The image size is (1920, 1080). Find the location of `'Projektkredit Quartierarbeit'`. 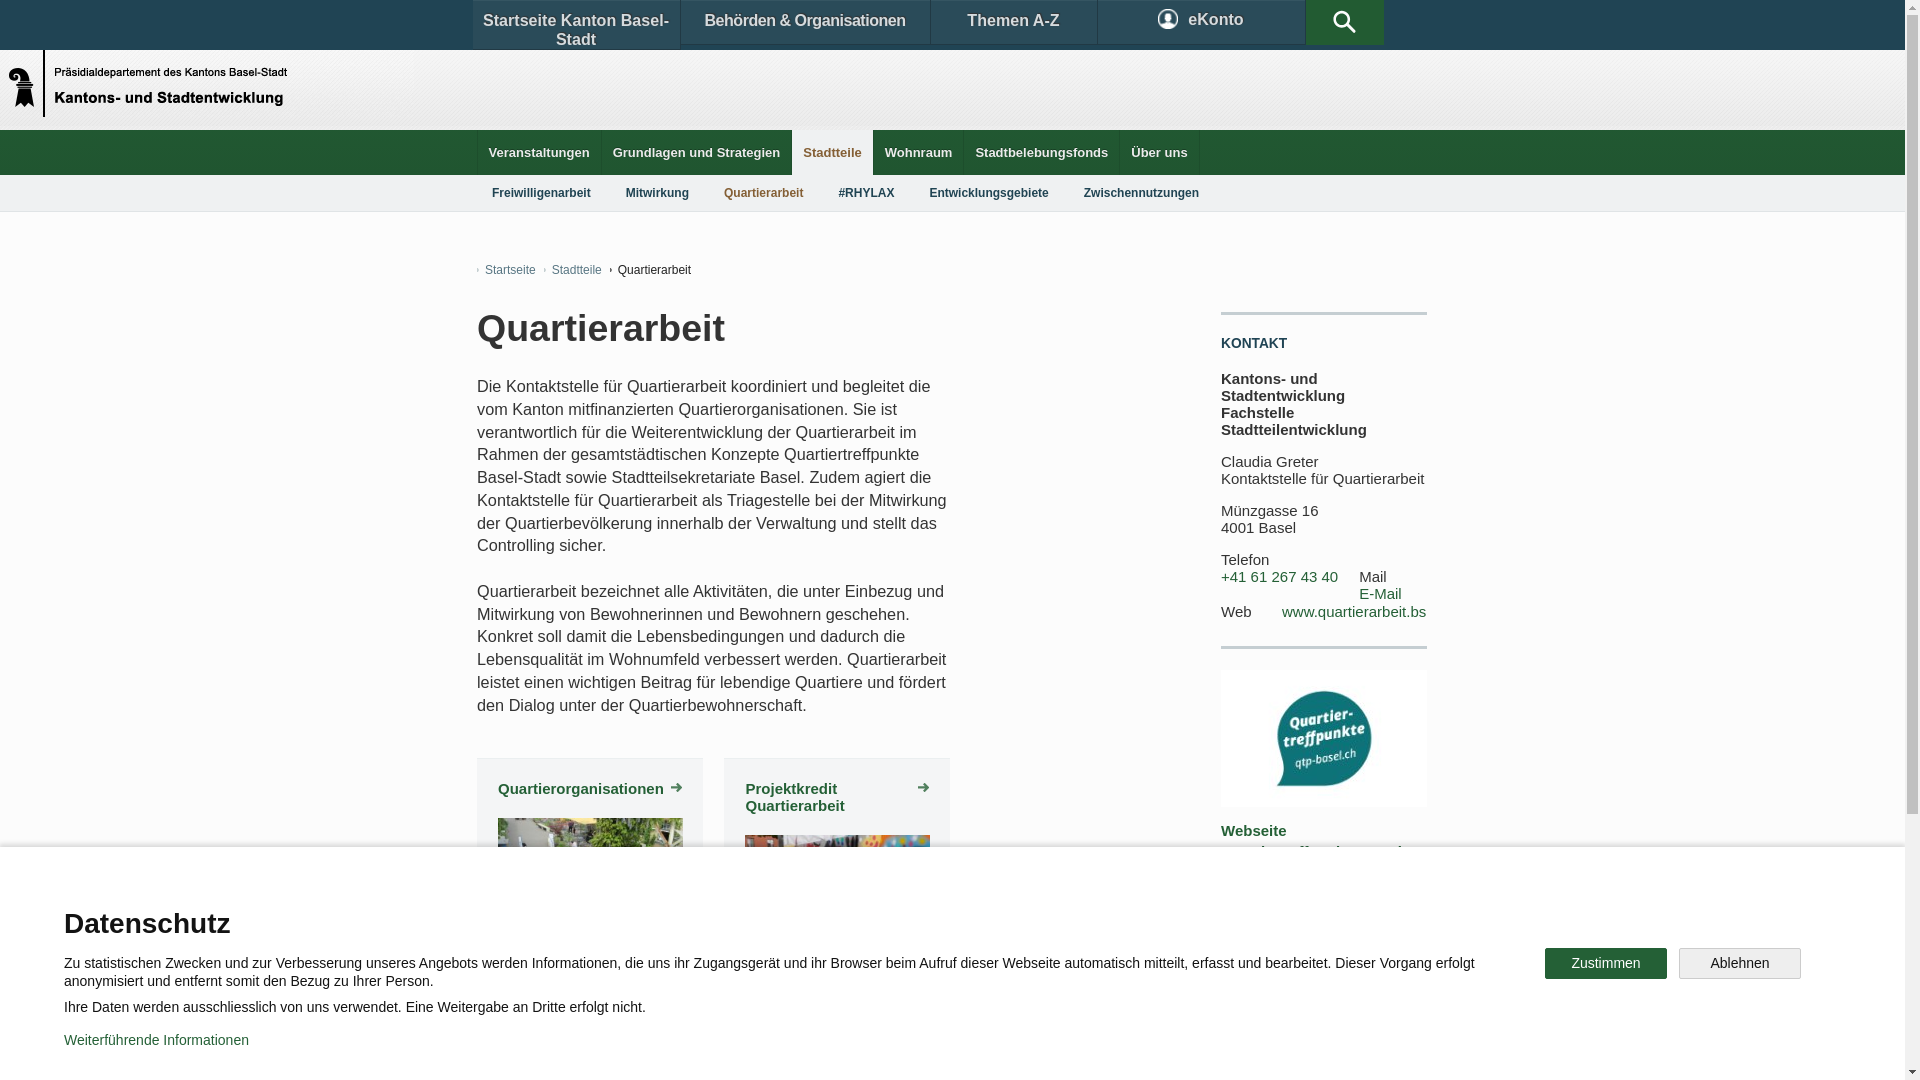

'Projektkredit Quartierarbeit' is located at coordinates (836, 796).